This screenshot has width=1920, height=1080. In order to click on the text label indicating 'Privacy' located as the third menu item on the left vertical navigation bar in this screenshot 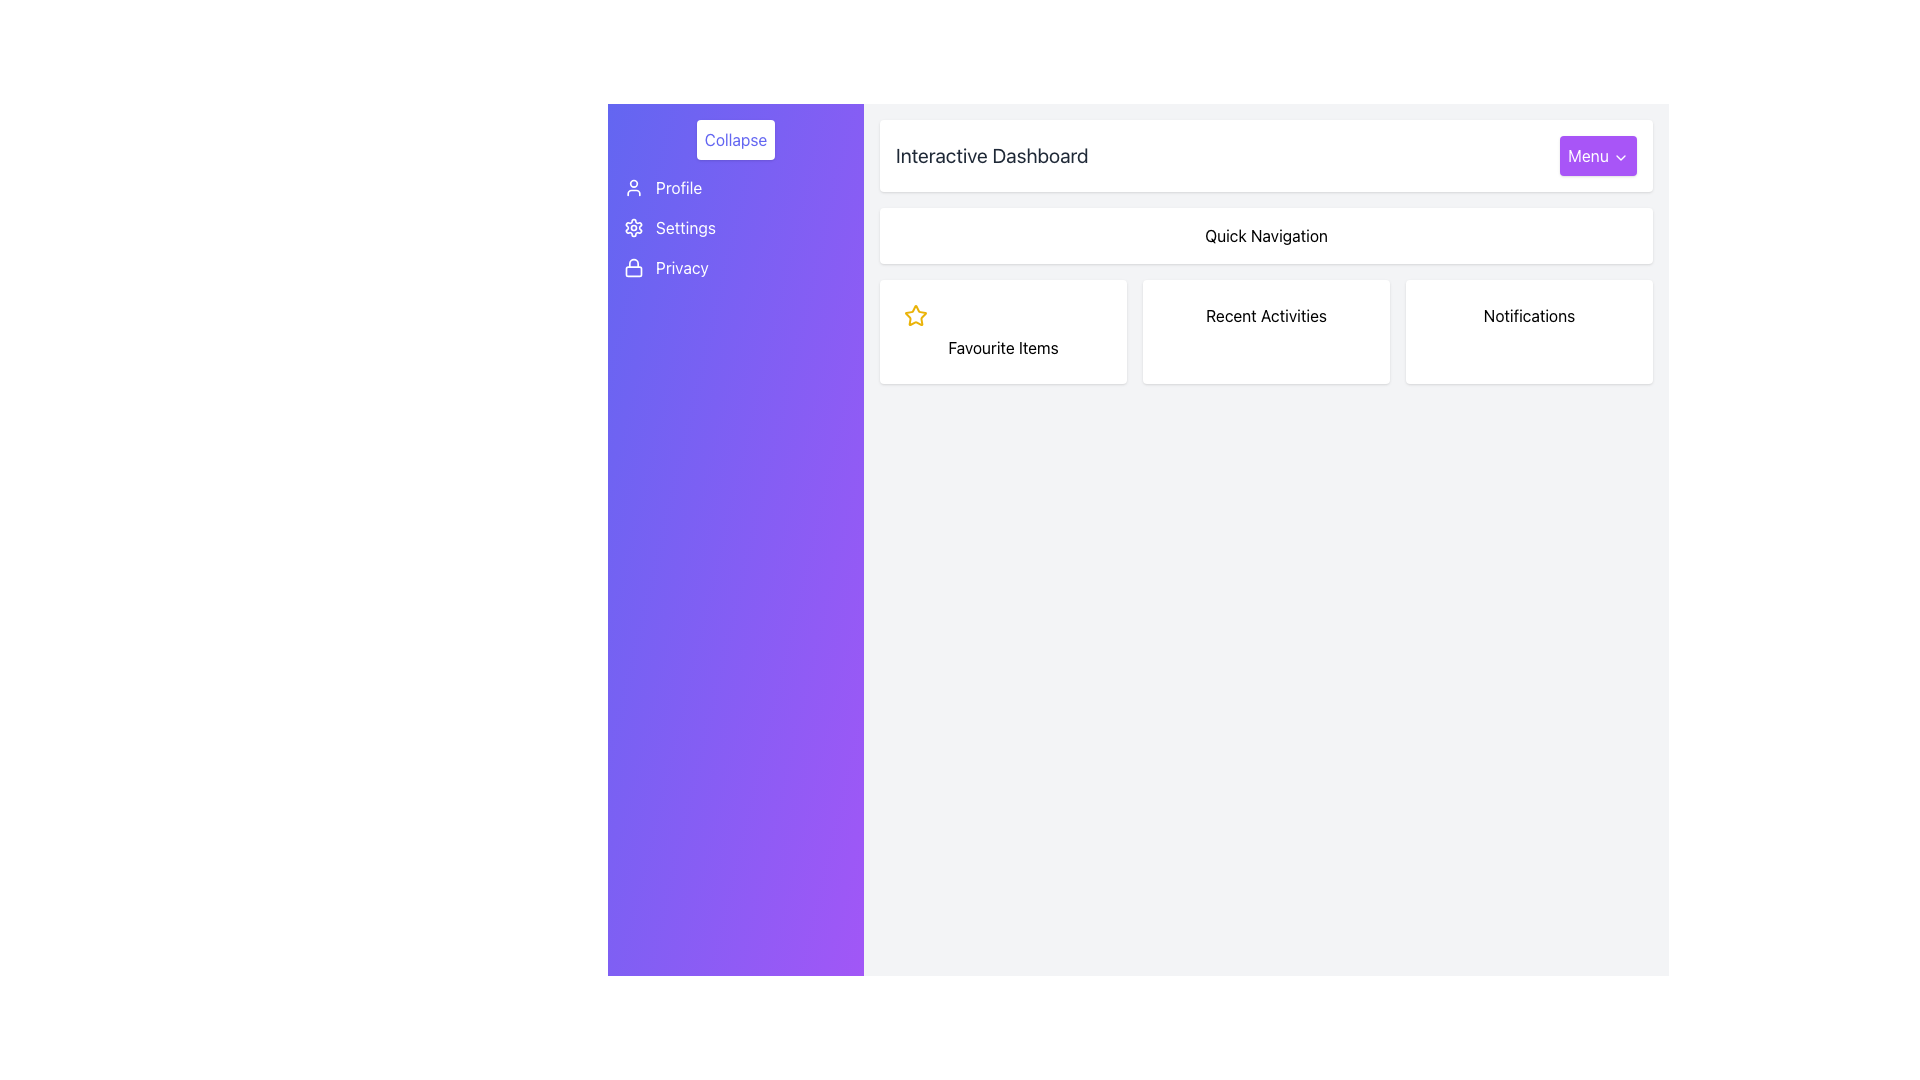, I will do `click(682, 266)`.